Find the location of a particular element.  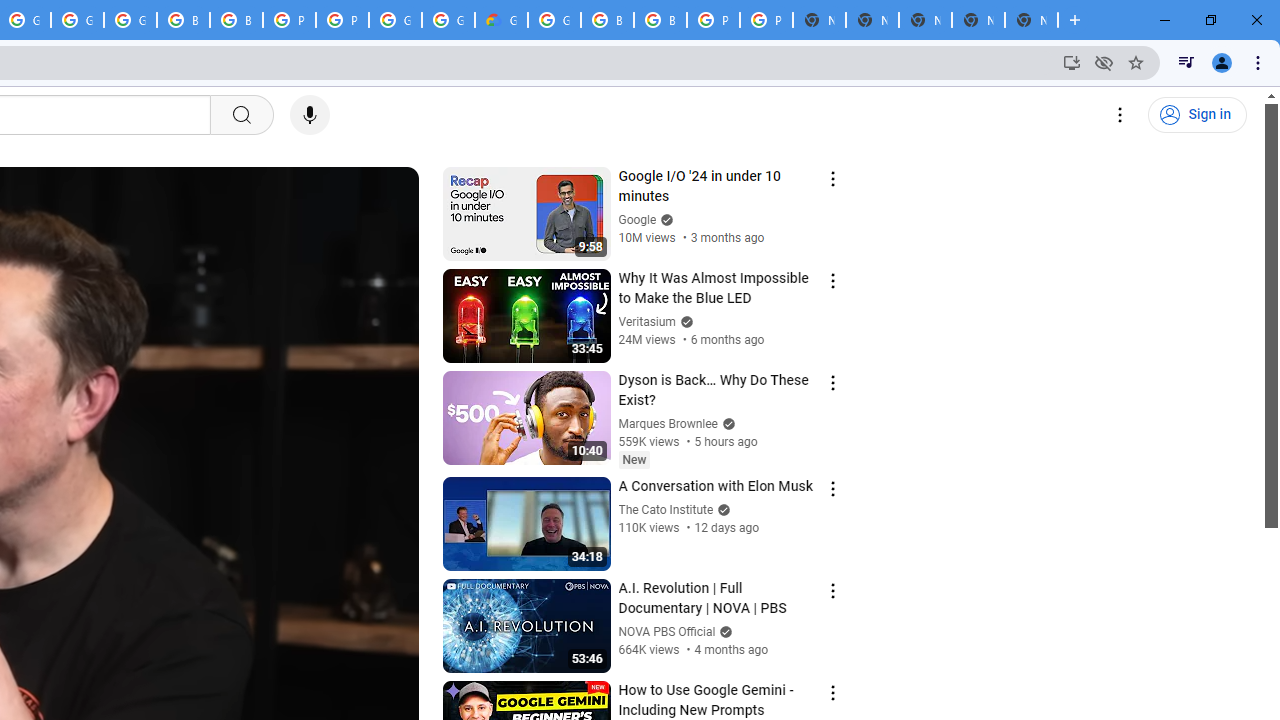

'Install YouTube' is located at coordinates (1071, 61).